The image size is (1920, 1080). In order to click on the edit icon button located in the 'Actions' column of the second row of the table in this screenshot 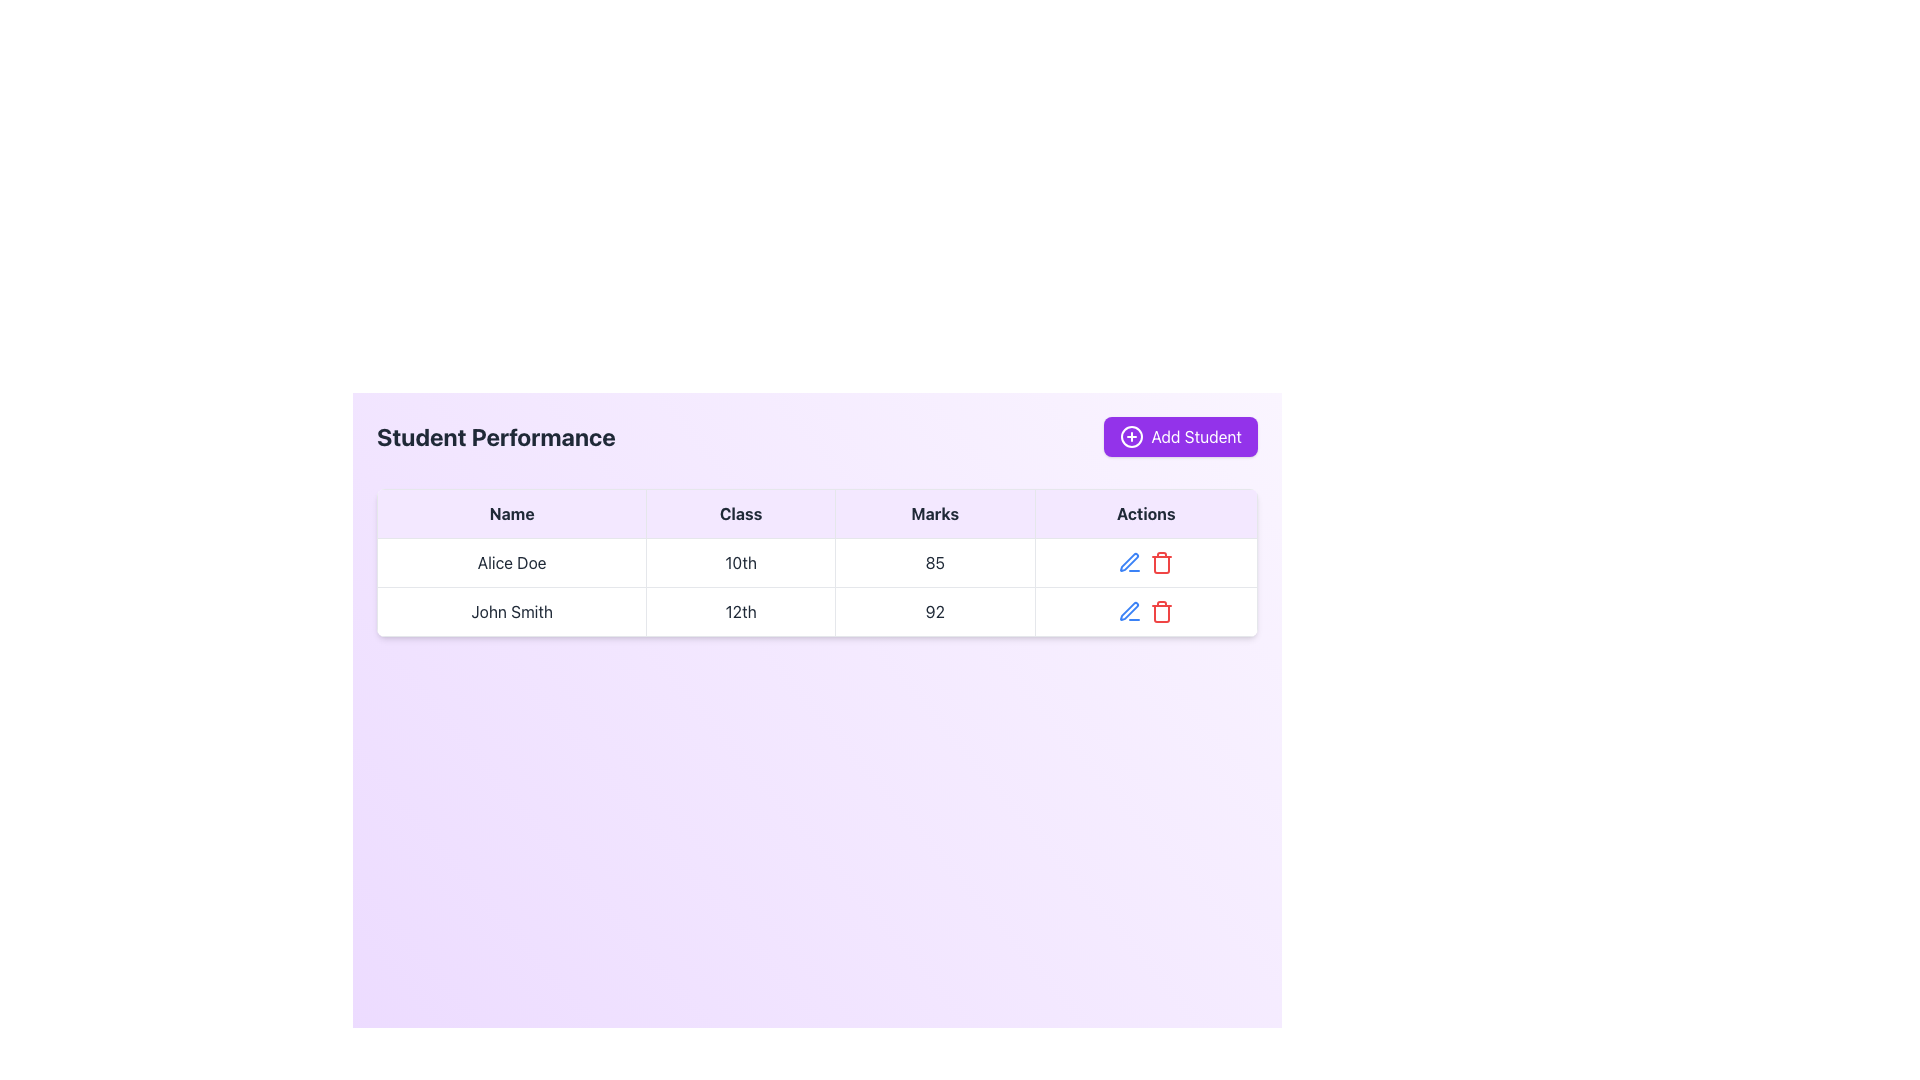, I will do `click(1130, 611)`.